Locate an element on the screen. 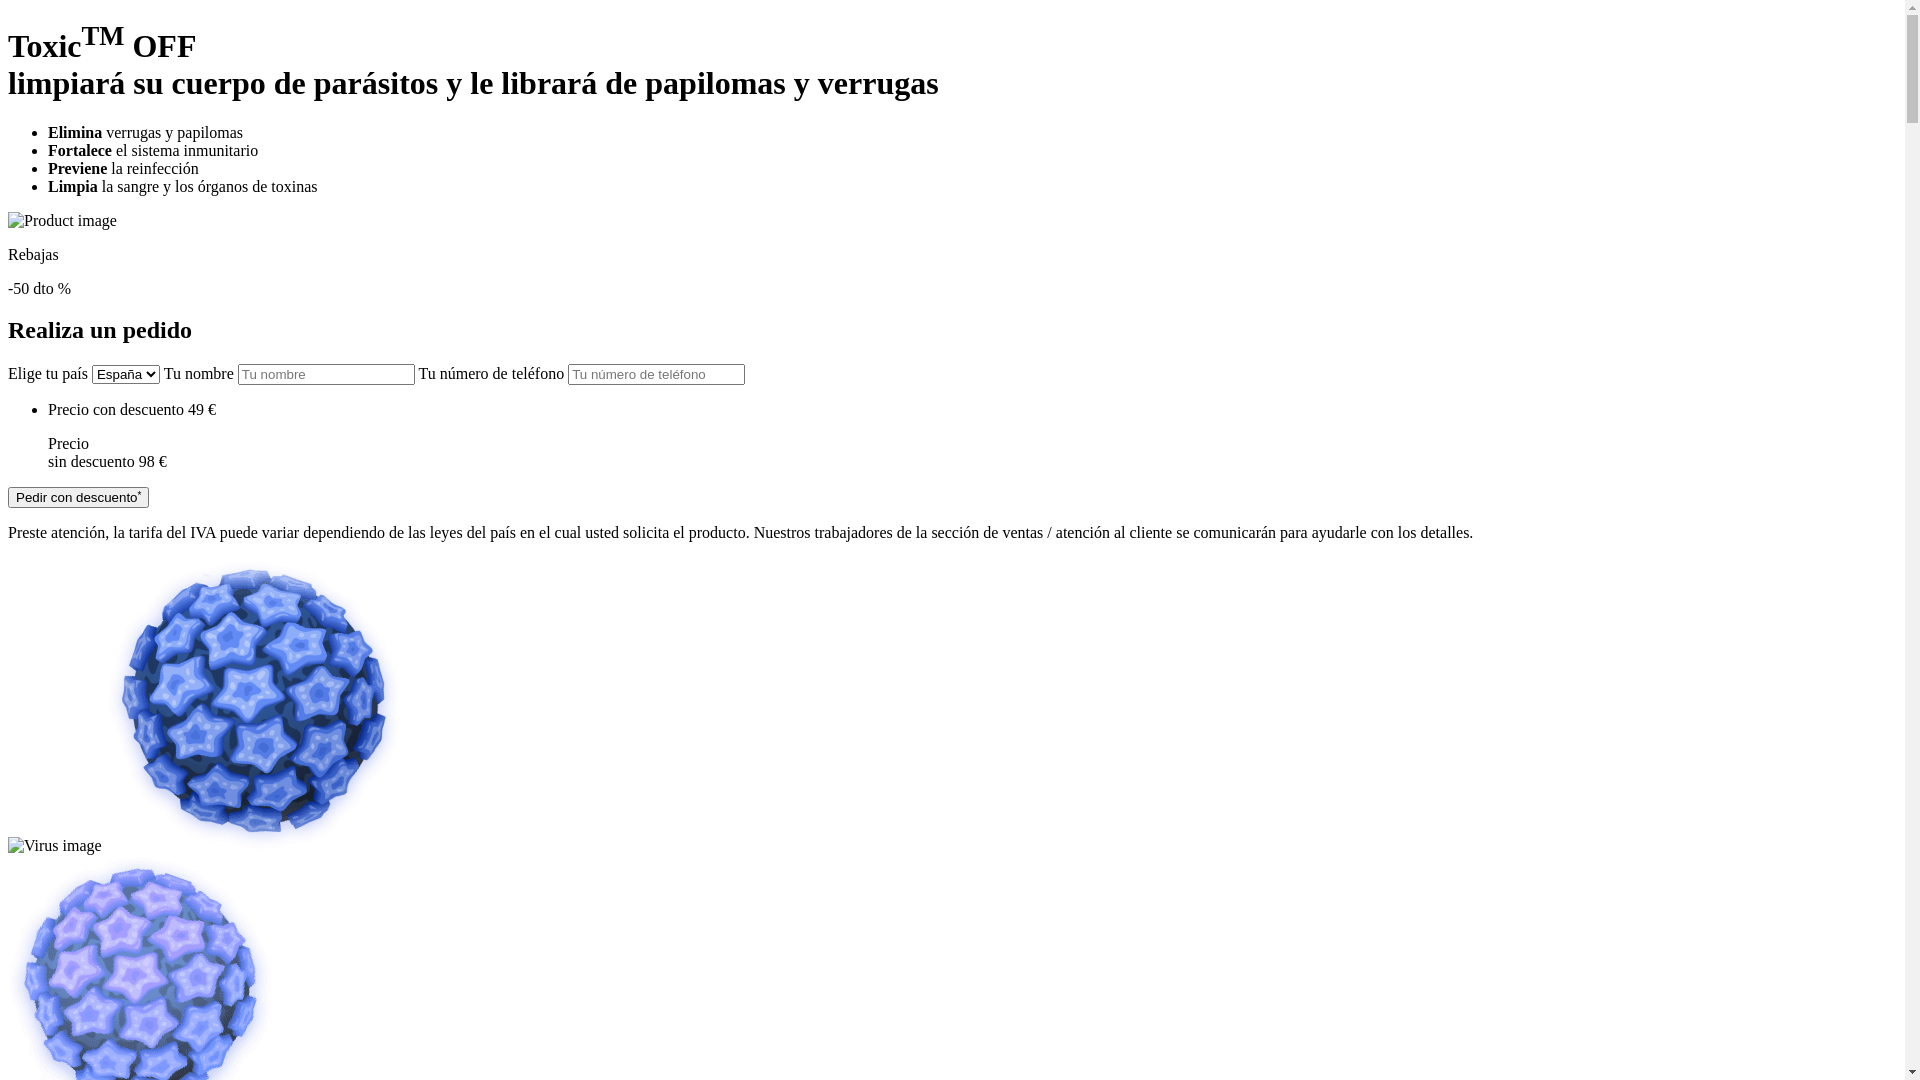 The width and height of the screenshot is (1920, 1080). 'Pedir con descuento' is located at coordinates (78, 496).